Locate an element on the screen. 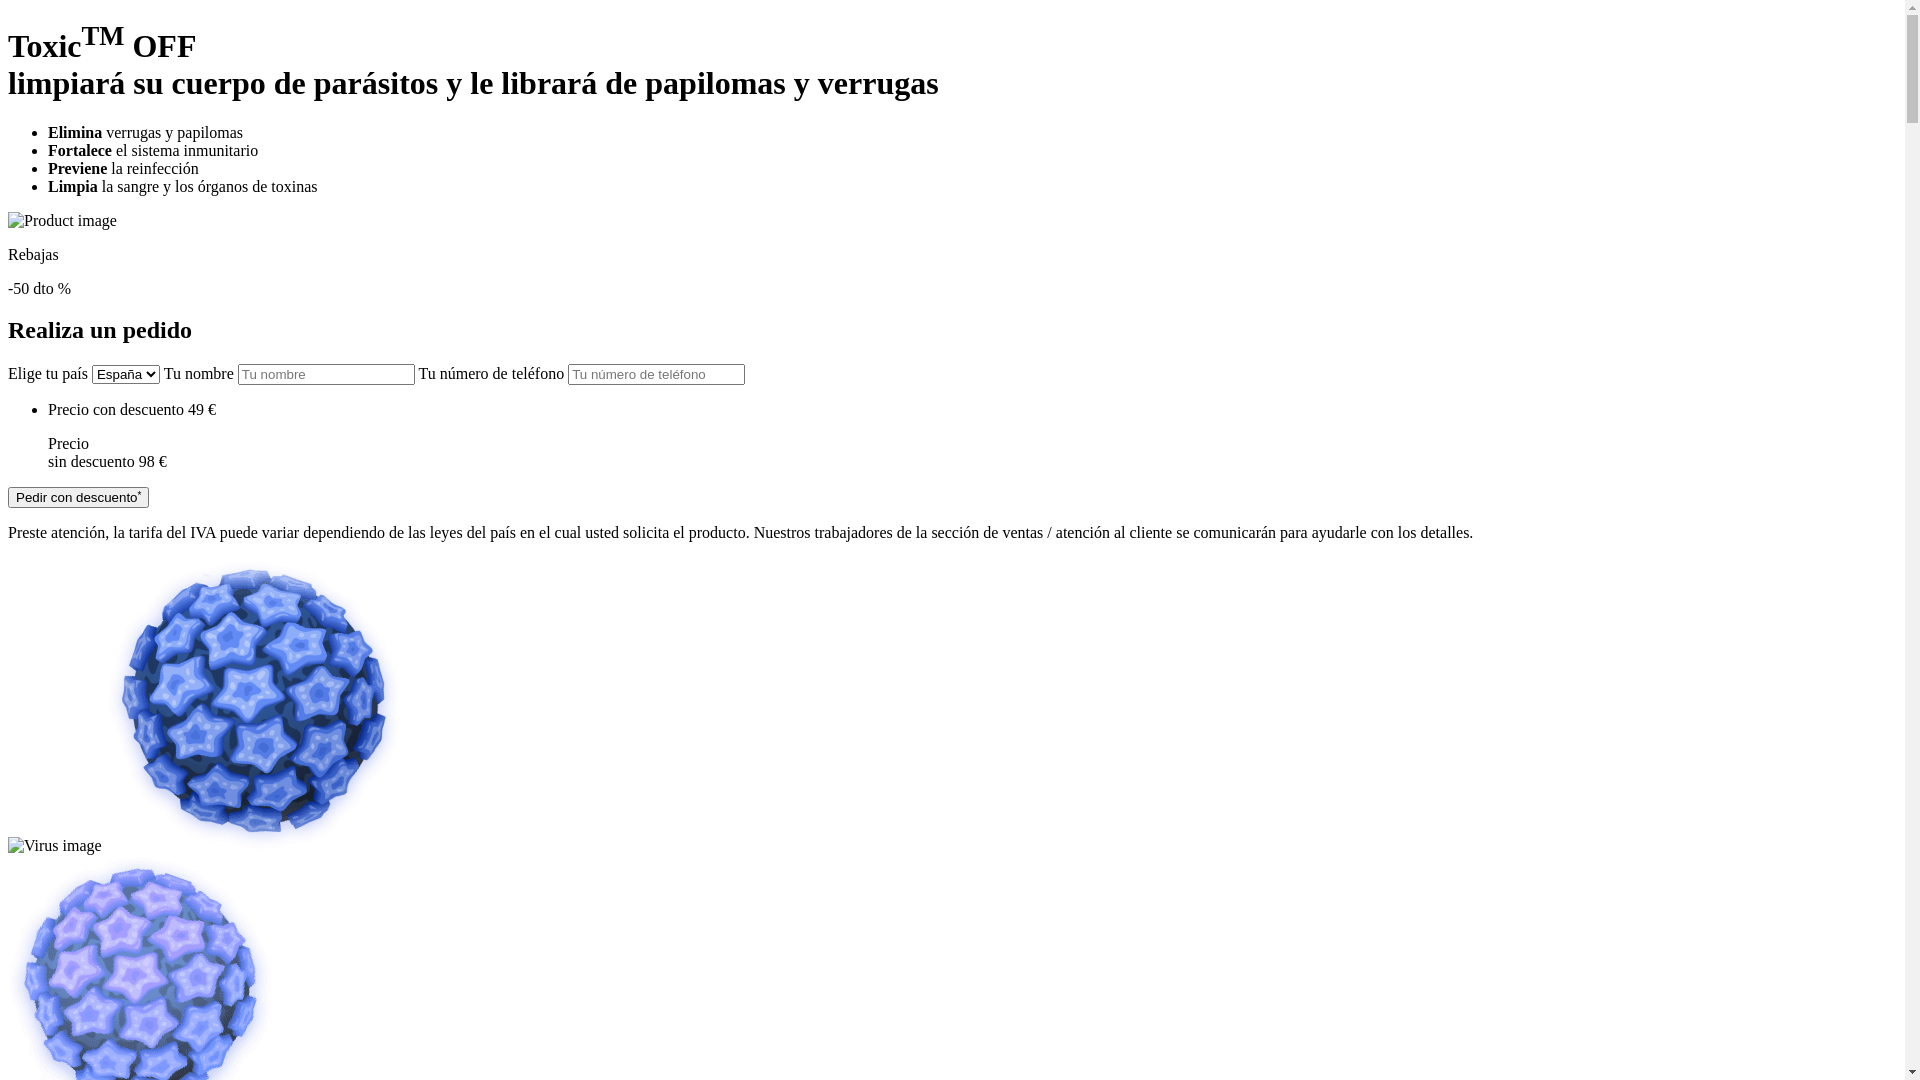 The width and height of the screenshot is (1920, 1080). 'Pedir con descuento' is located at coordinates (78, 496).